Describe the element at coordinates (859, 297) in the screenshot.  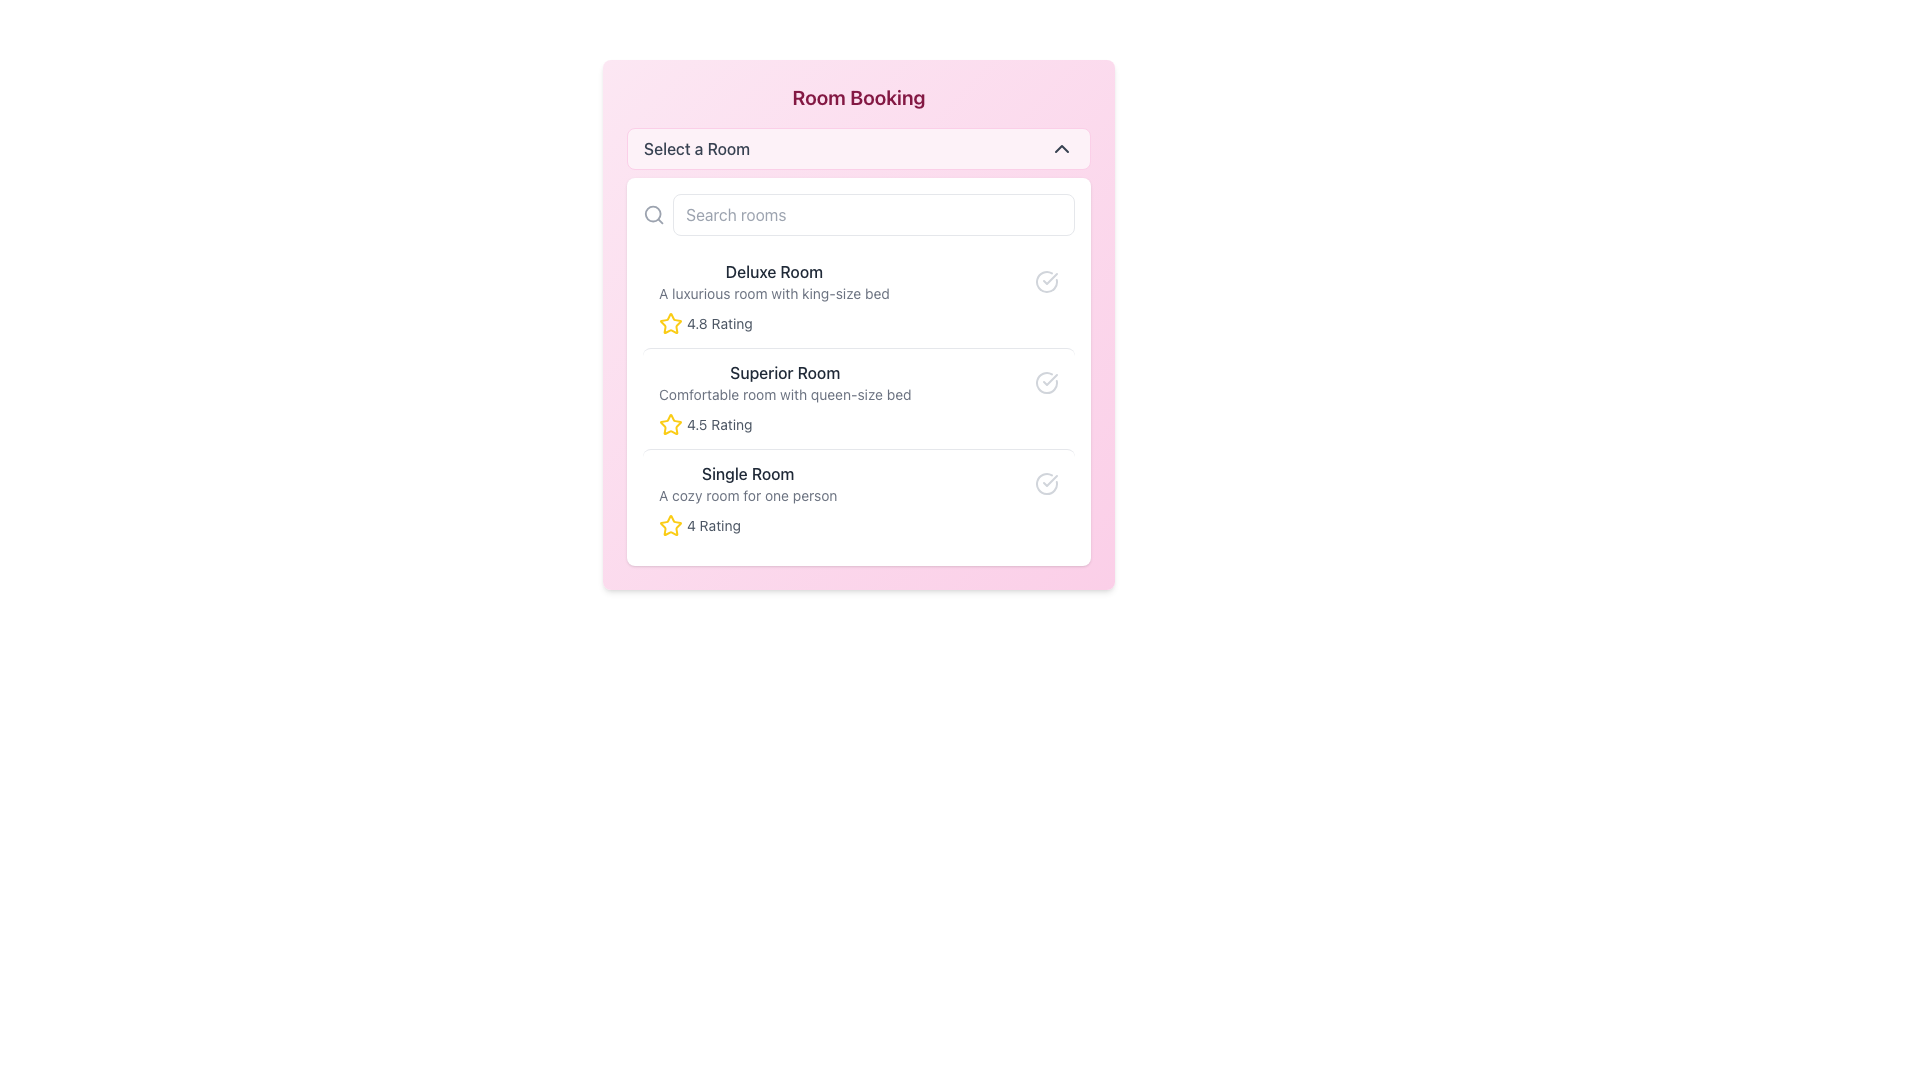
I see `the first card in the 'Room Booking' section` at that location.